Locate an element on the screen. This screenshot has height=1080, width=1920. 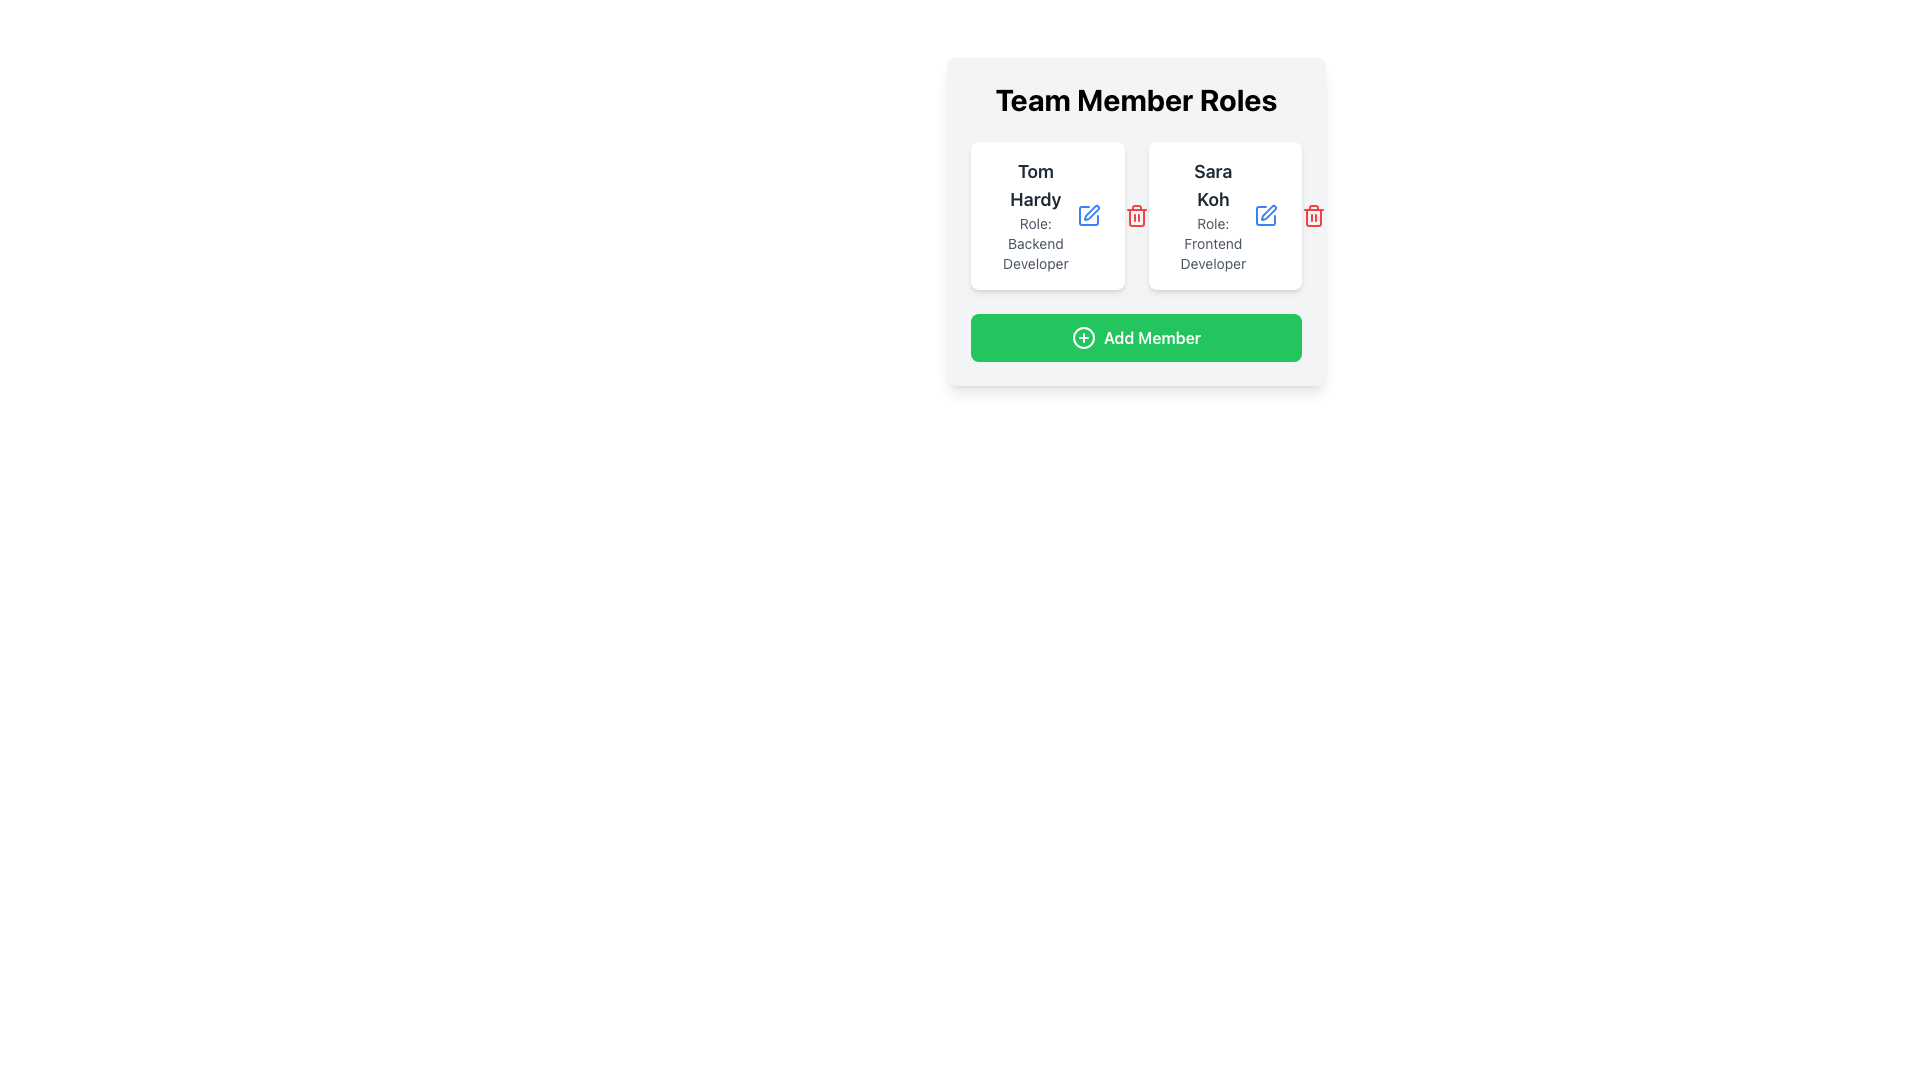
role designation 'Backend Developer' for the team member 'Tom Hardy' from the Label located directly beneath the text 'Tom Hardy' in the first member card is located at coordinates (1035, 242).